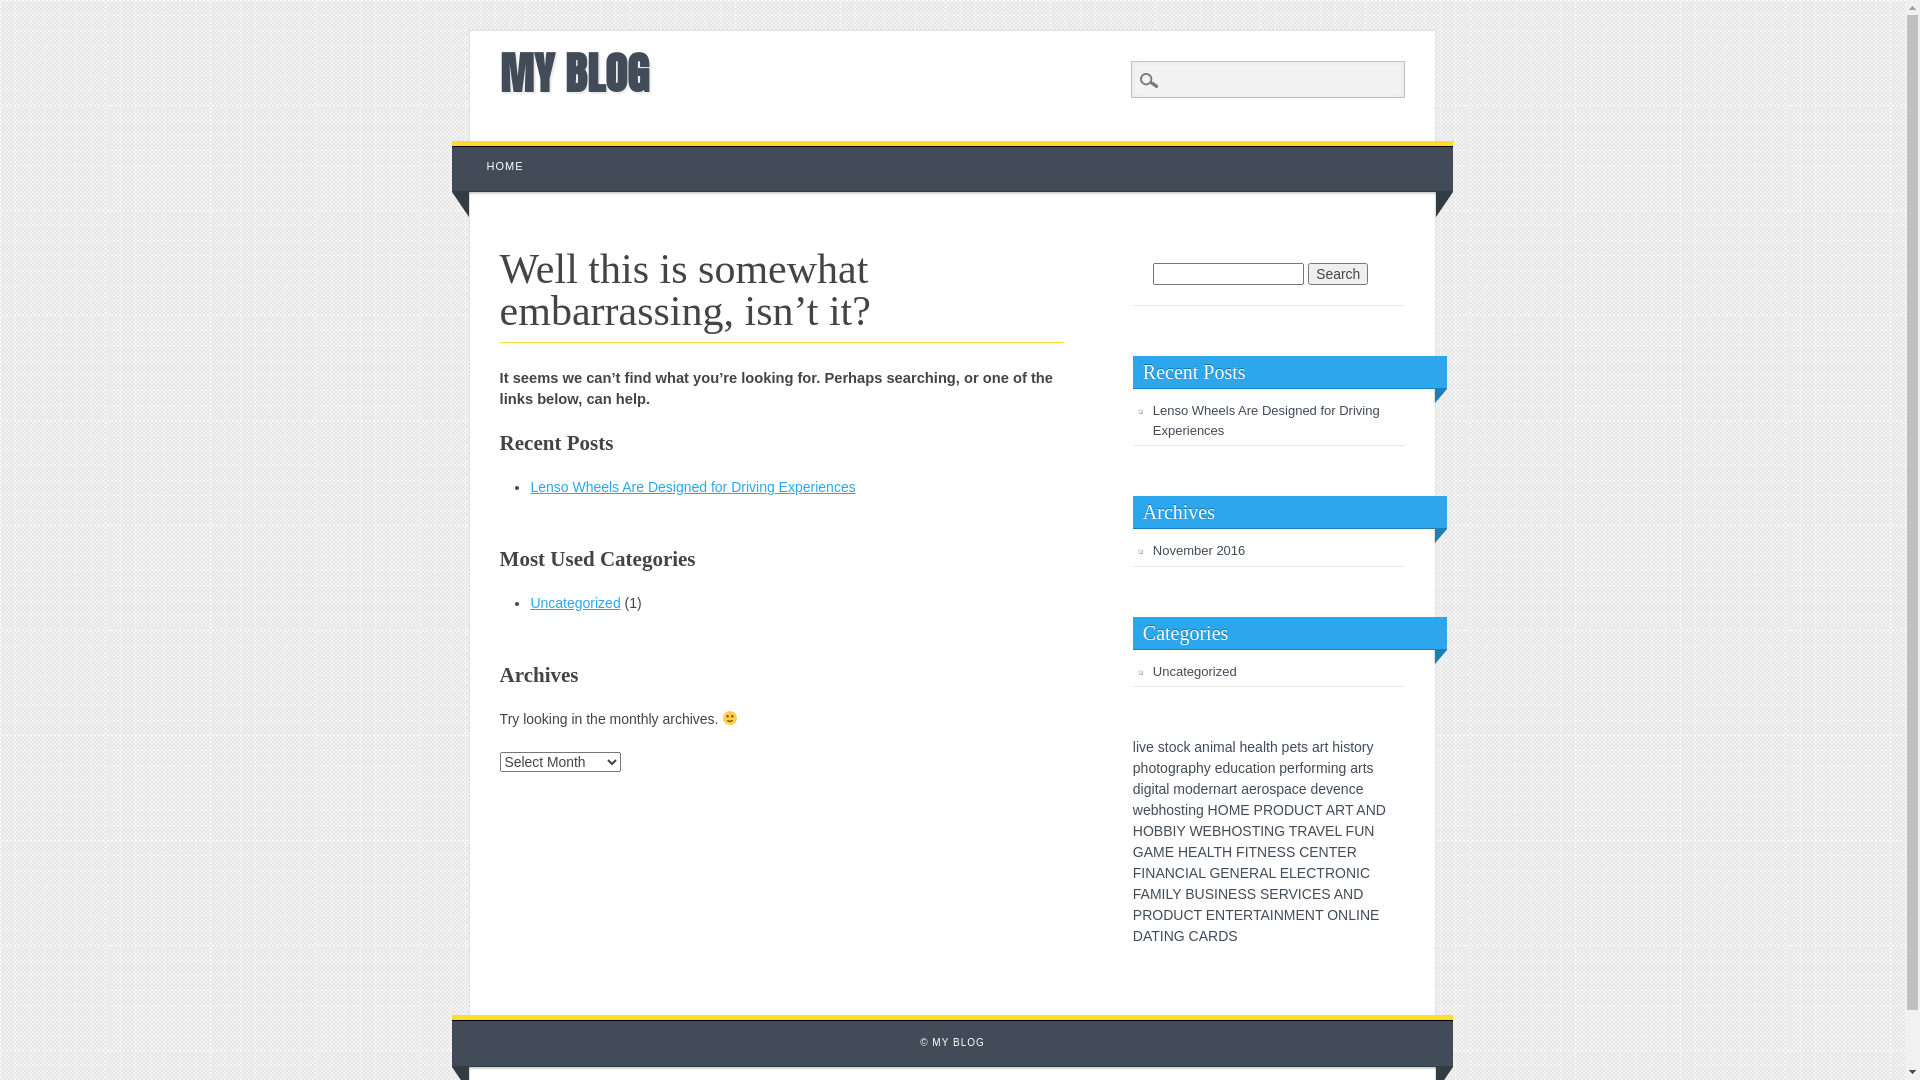 The image size is (1920, 1080). What do you see at coordinates (1337, 830) in the screenshot?
I see `'L'` at bounding box center [1337, 830].